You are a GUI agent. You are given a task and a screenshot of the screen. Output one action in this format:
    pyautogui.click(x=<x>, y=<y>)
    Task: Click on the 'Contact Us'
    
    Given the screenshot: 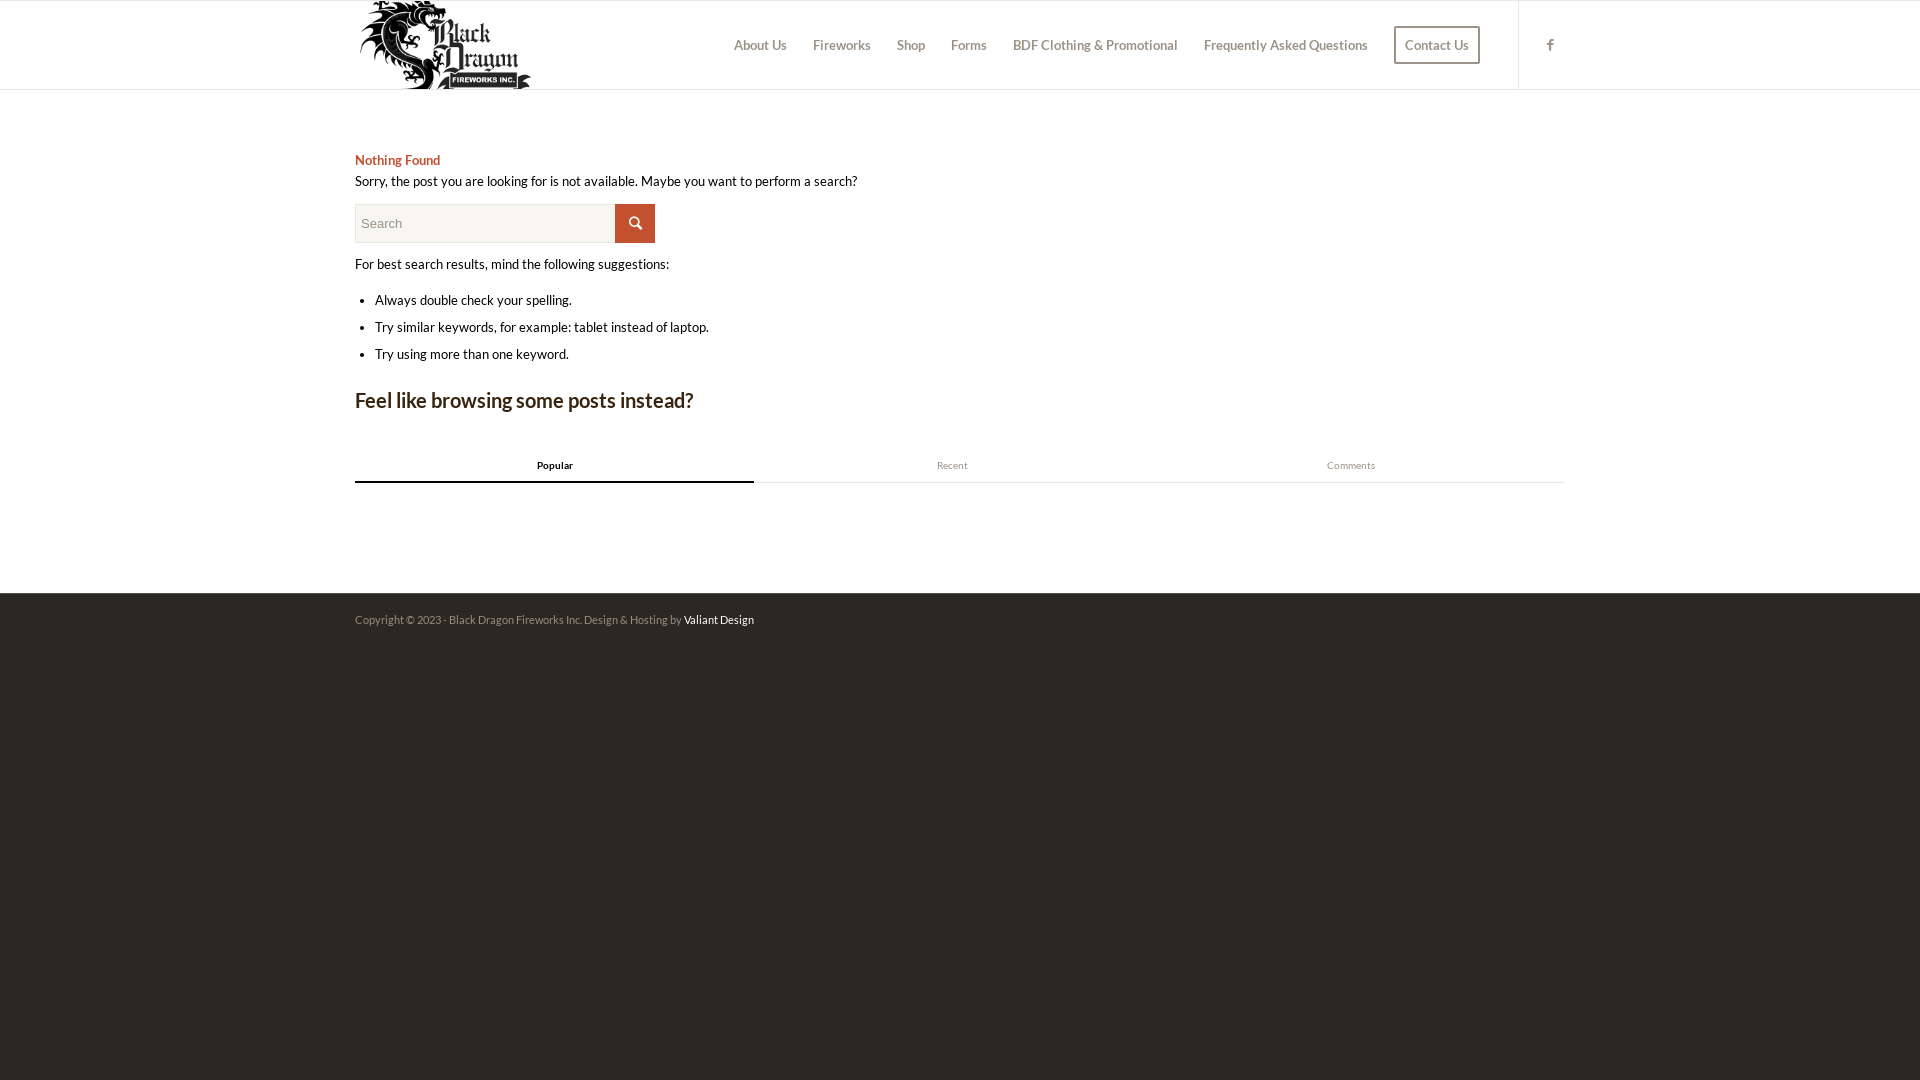 What is the action you would take?
    pyautogui.click(x=1435, y=45)
    